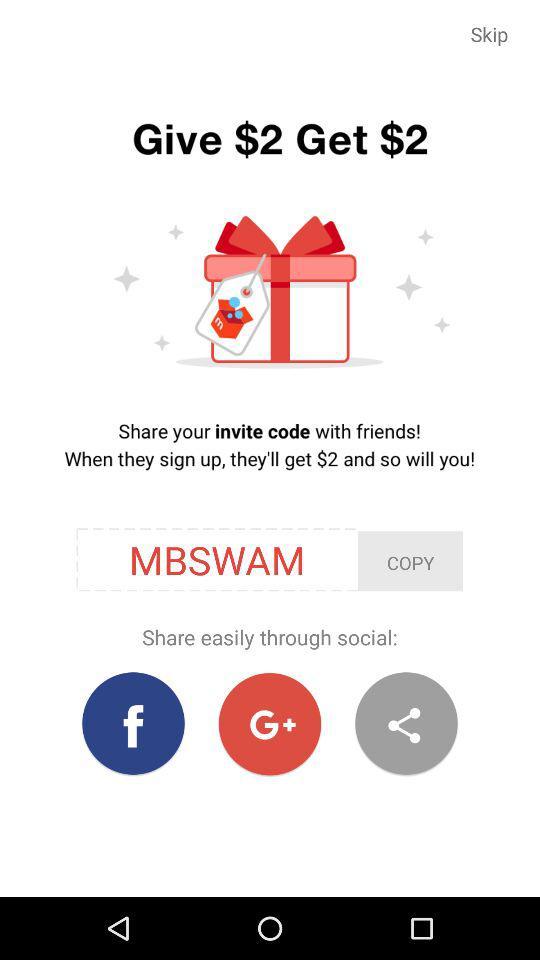 Image resolution: width=540 pixels, height=960 pixels. I want to click on icon below the share easily through item, so click(405, 723).